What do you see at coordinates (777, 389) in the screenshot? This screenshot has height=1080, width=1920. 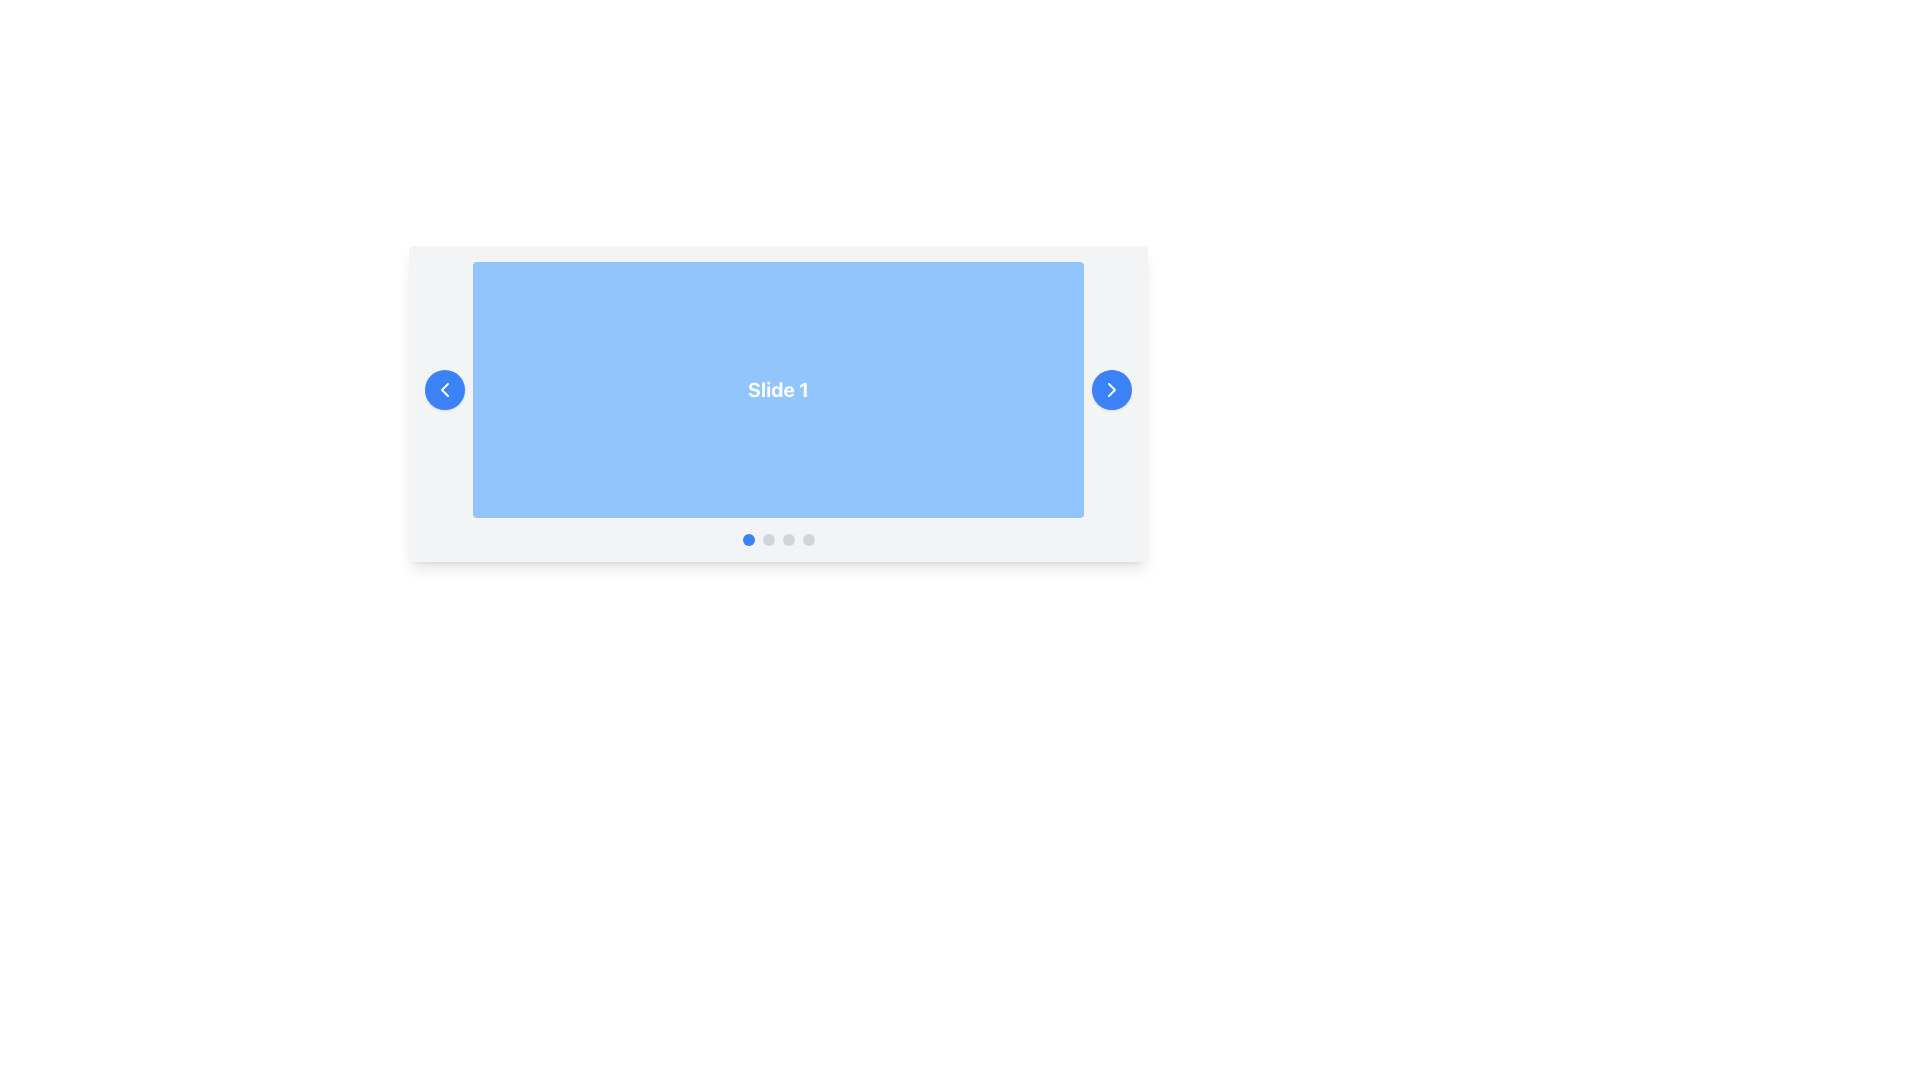 I see `the Content Display Area that displays the current slide's content labeled 'Slide 1' within the carousel` at bounding box center [777, 389].